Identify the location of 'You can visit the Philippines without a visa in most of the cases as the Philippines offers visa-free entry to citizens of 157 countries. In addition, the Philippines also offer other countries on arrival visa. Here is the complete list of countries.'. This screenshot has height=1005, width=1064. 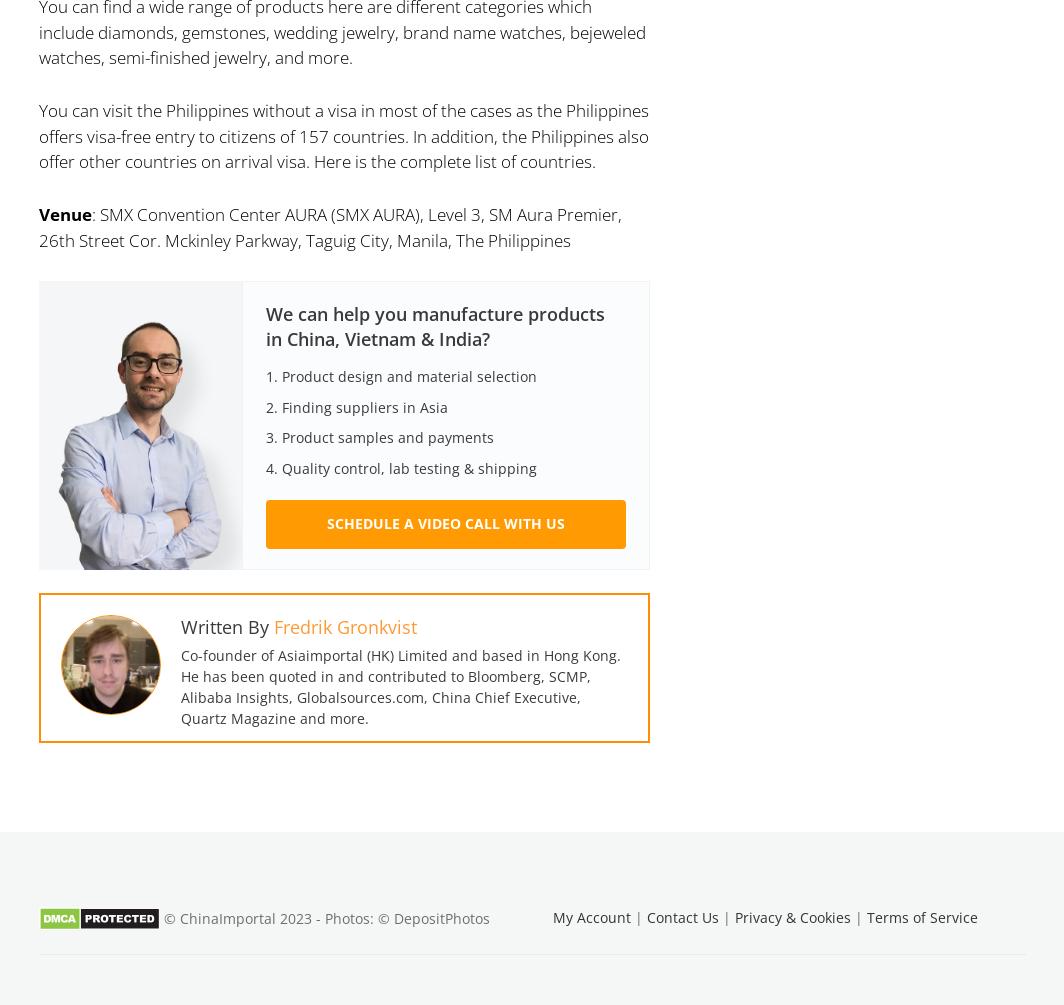
(37, 135).